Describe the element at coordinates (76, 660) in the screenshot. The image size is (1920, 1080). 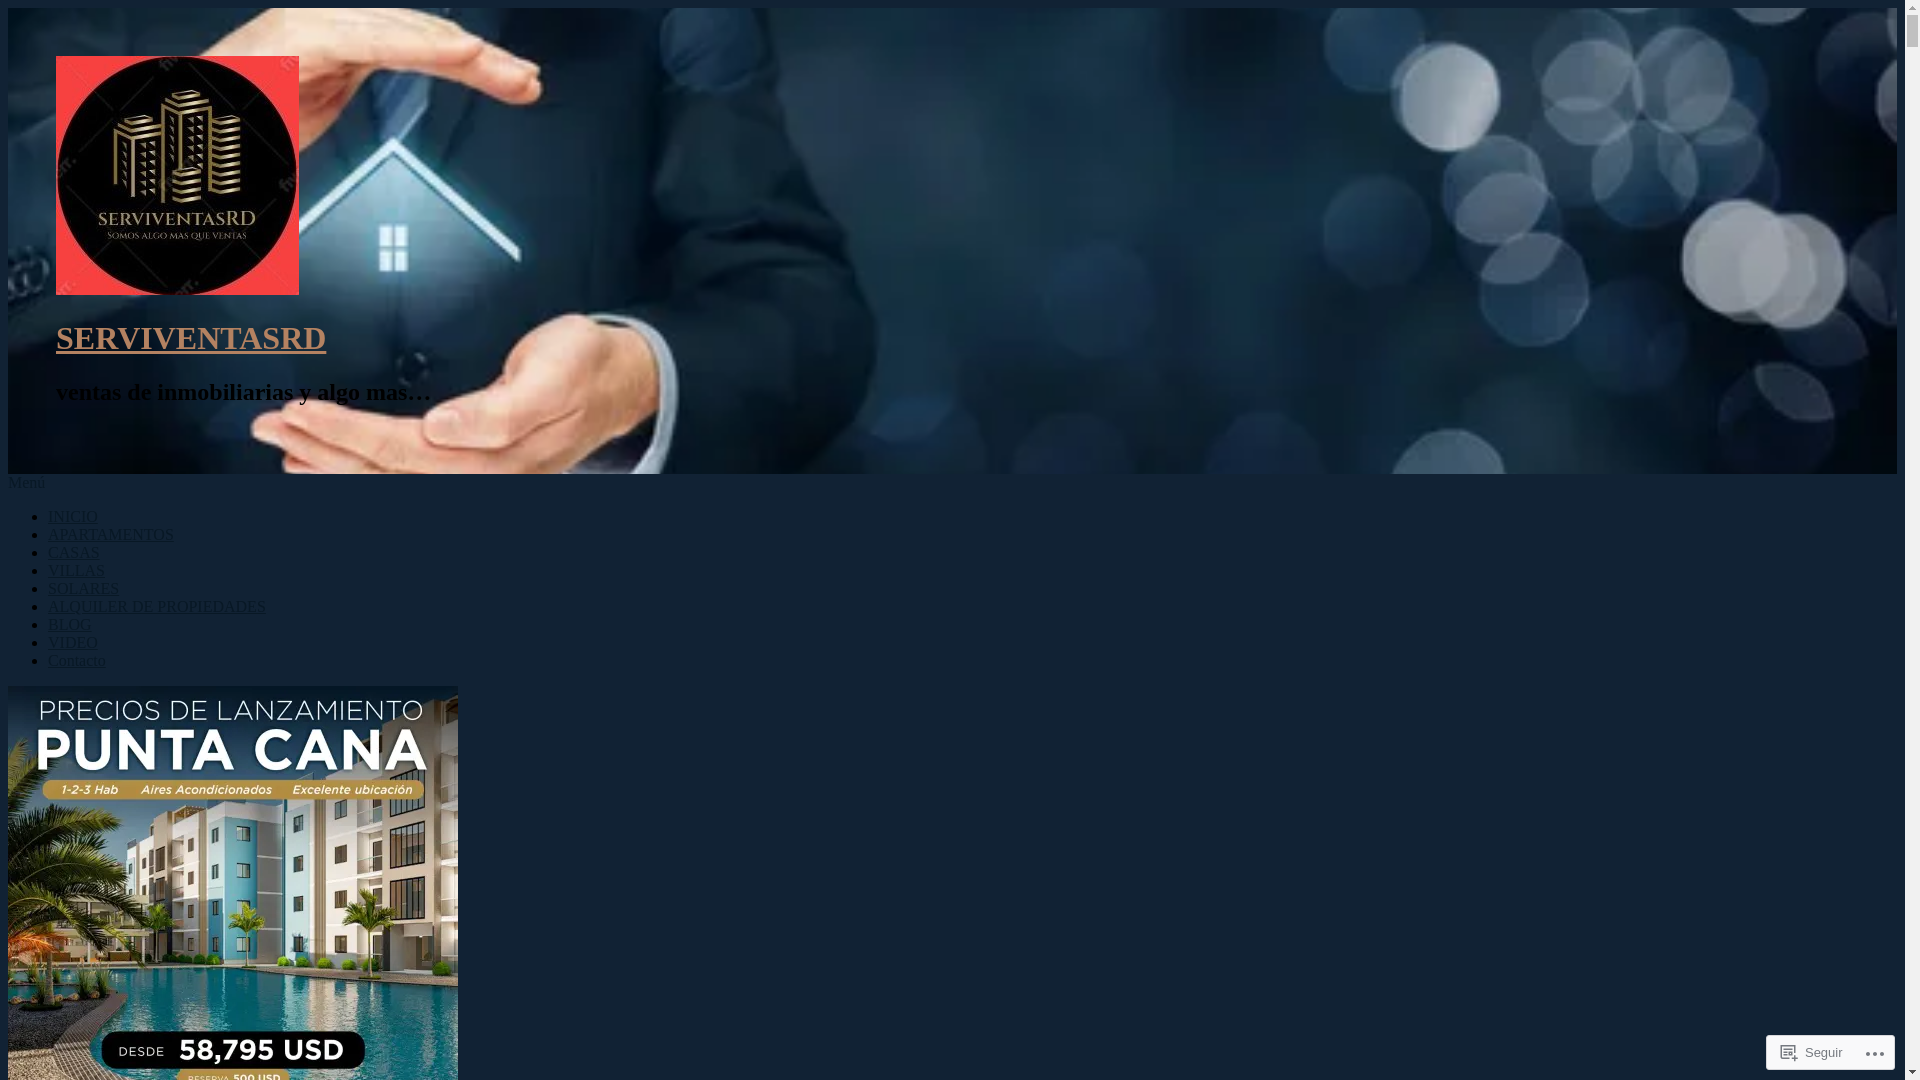
I see `'Contacto'` at that location.